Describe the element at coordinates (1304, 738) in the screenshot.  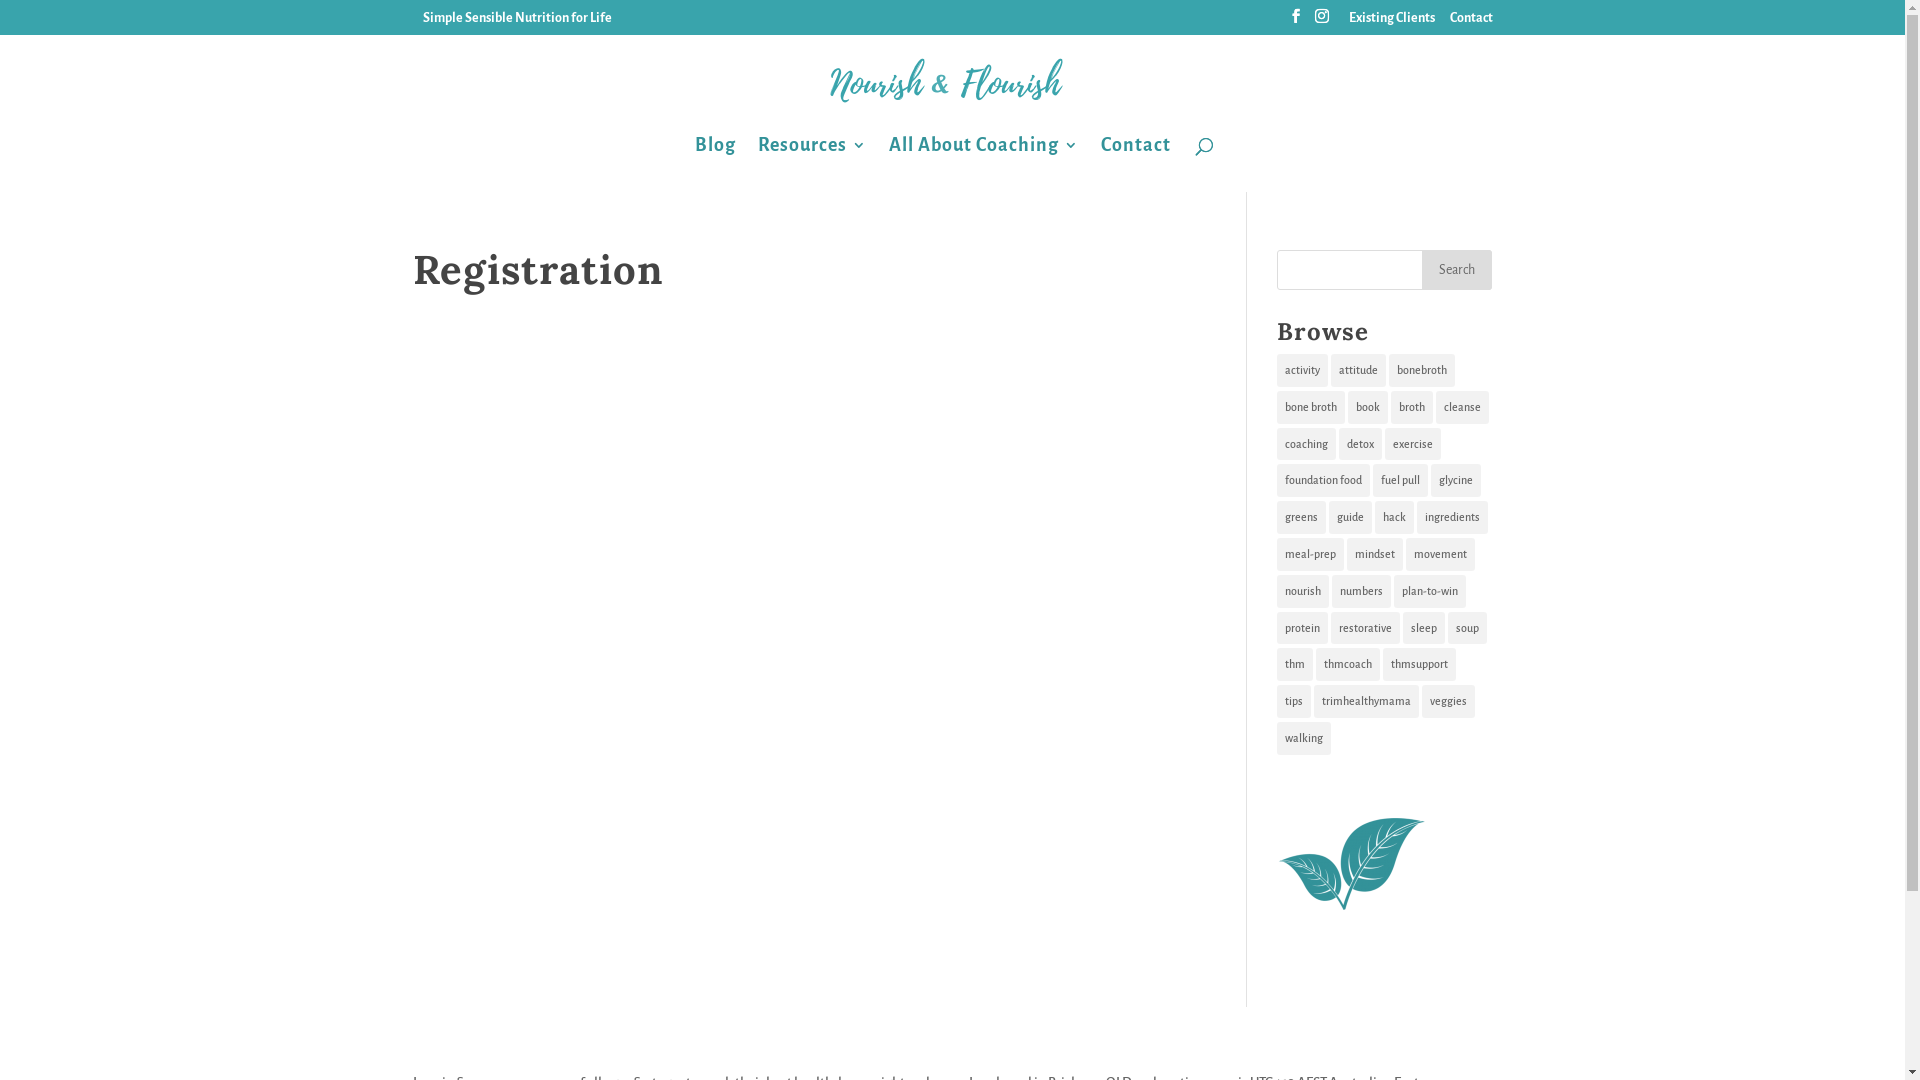
I see `'walking'` at that location.